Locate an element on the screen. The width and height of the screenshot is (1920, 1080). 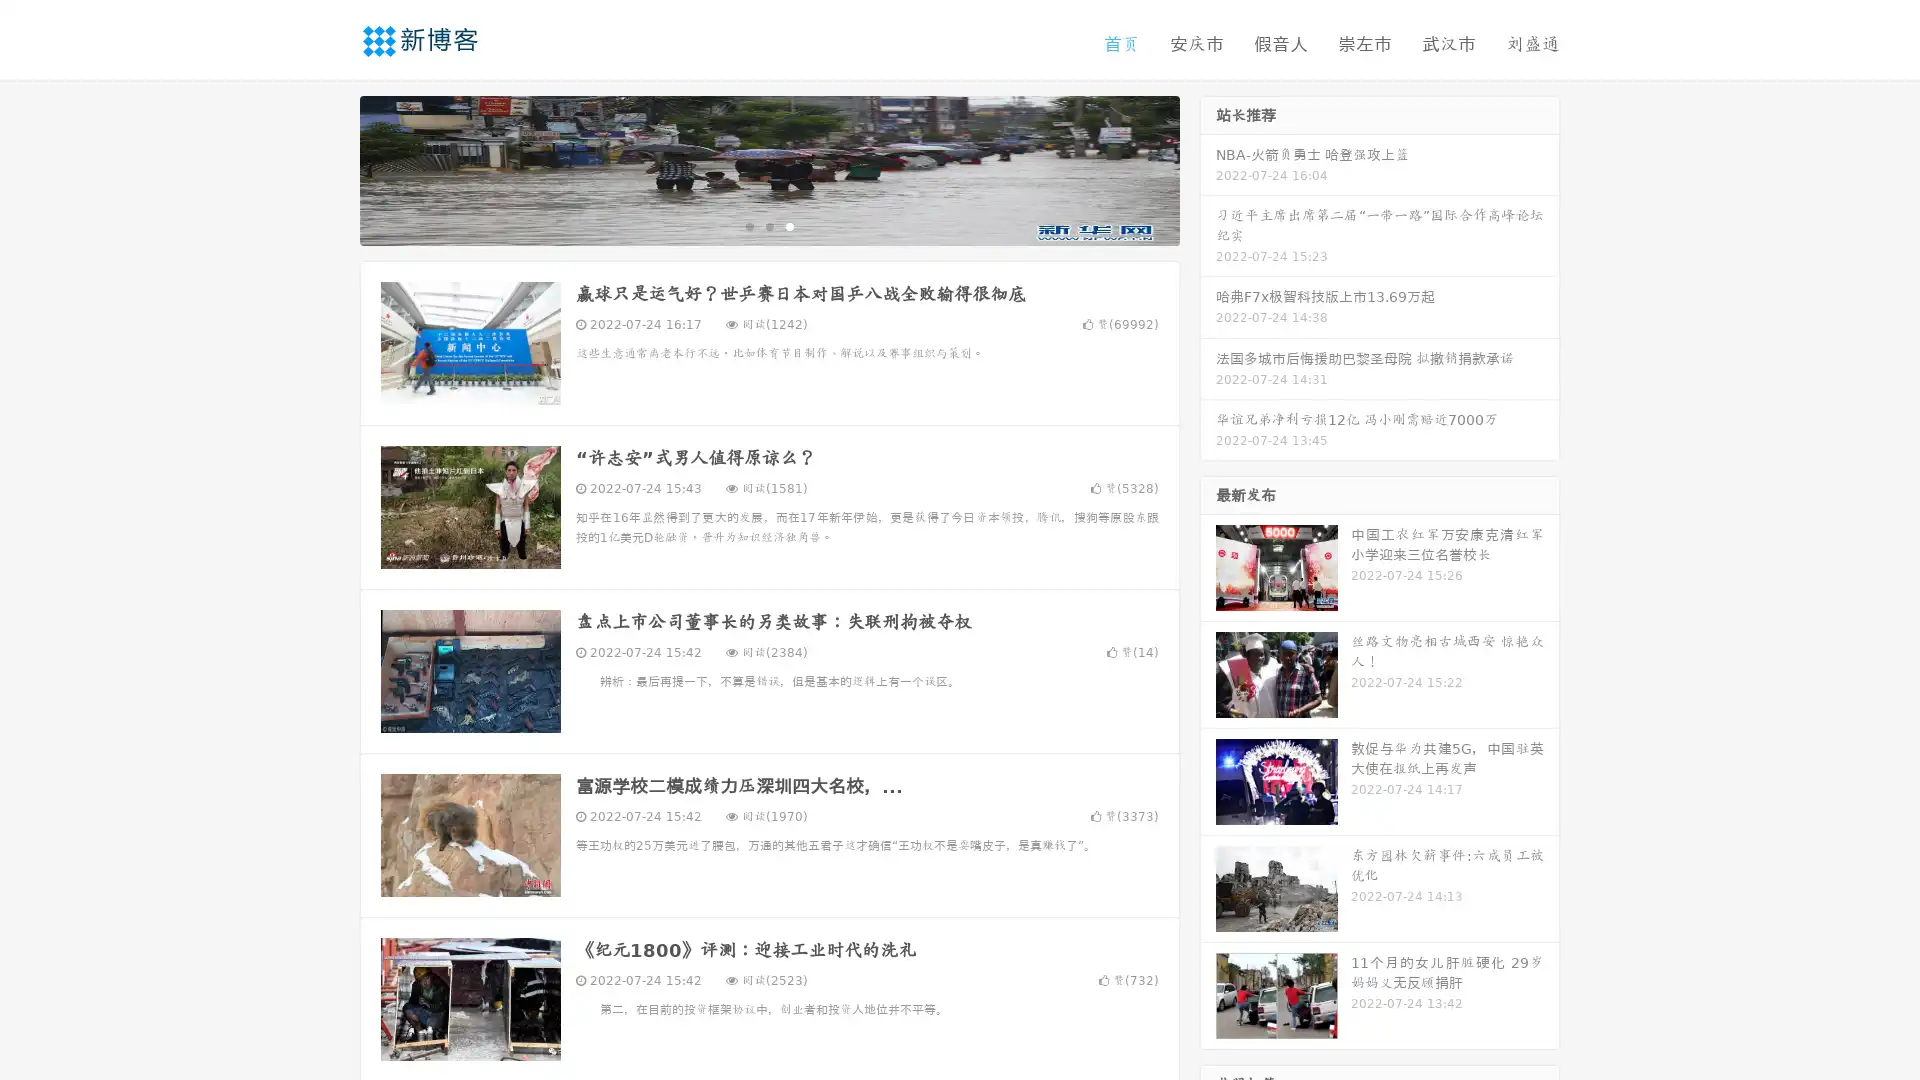
Go to slide 3 is located at coordinates (789, 225).